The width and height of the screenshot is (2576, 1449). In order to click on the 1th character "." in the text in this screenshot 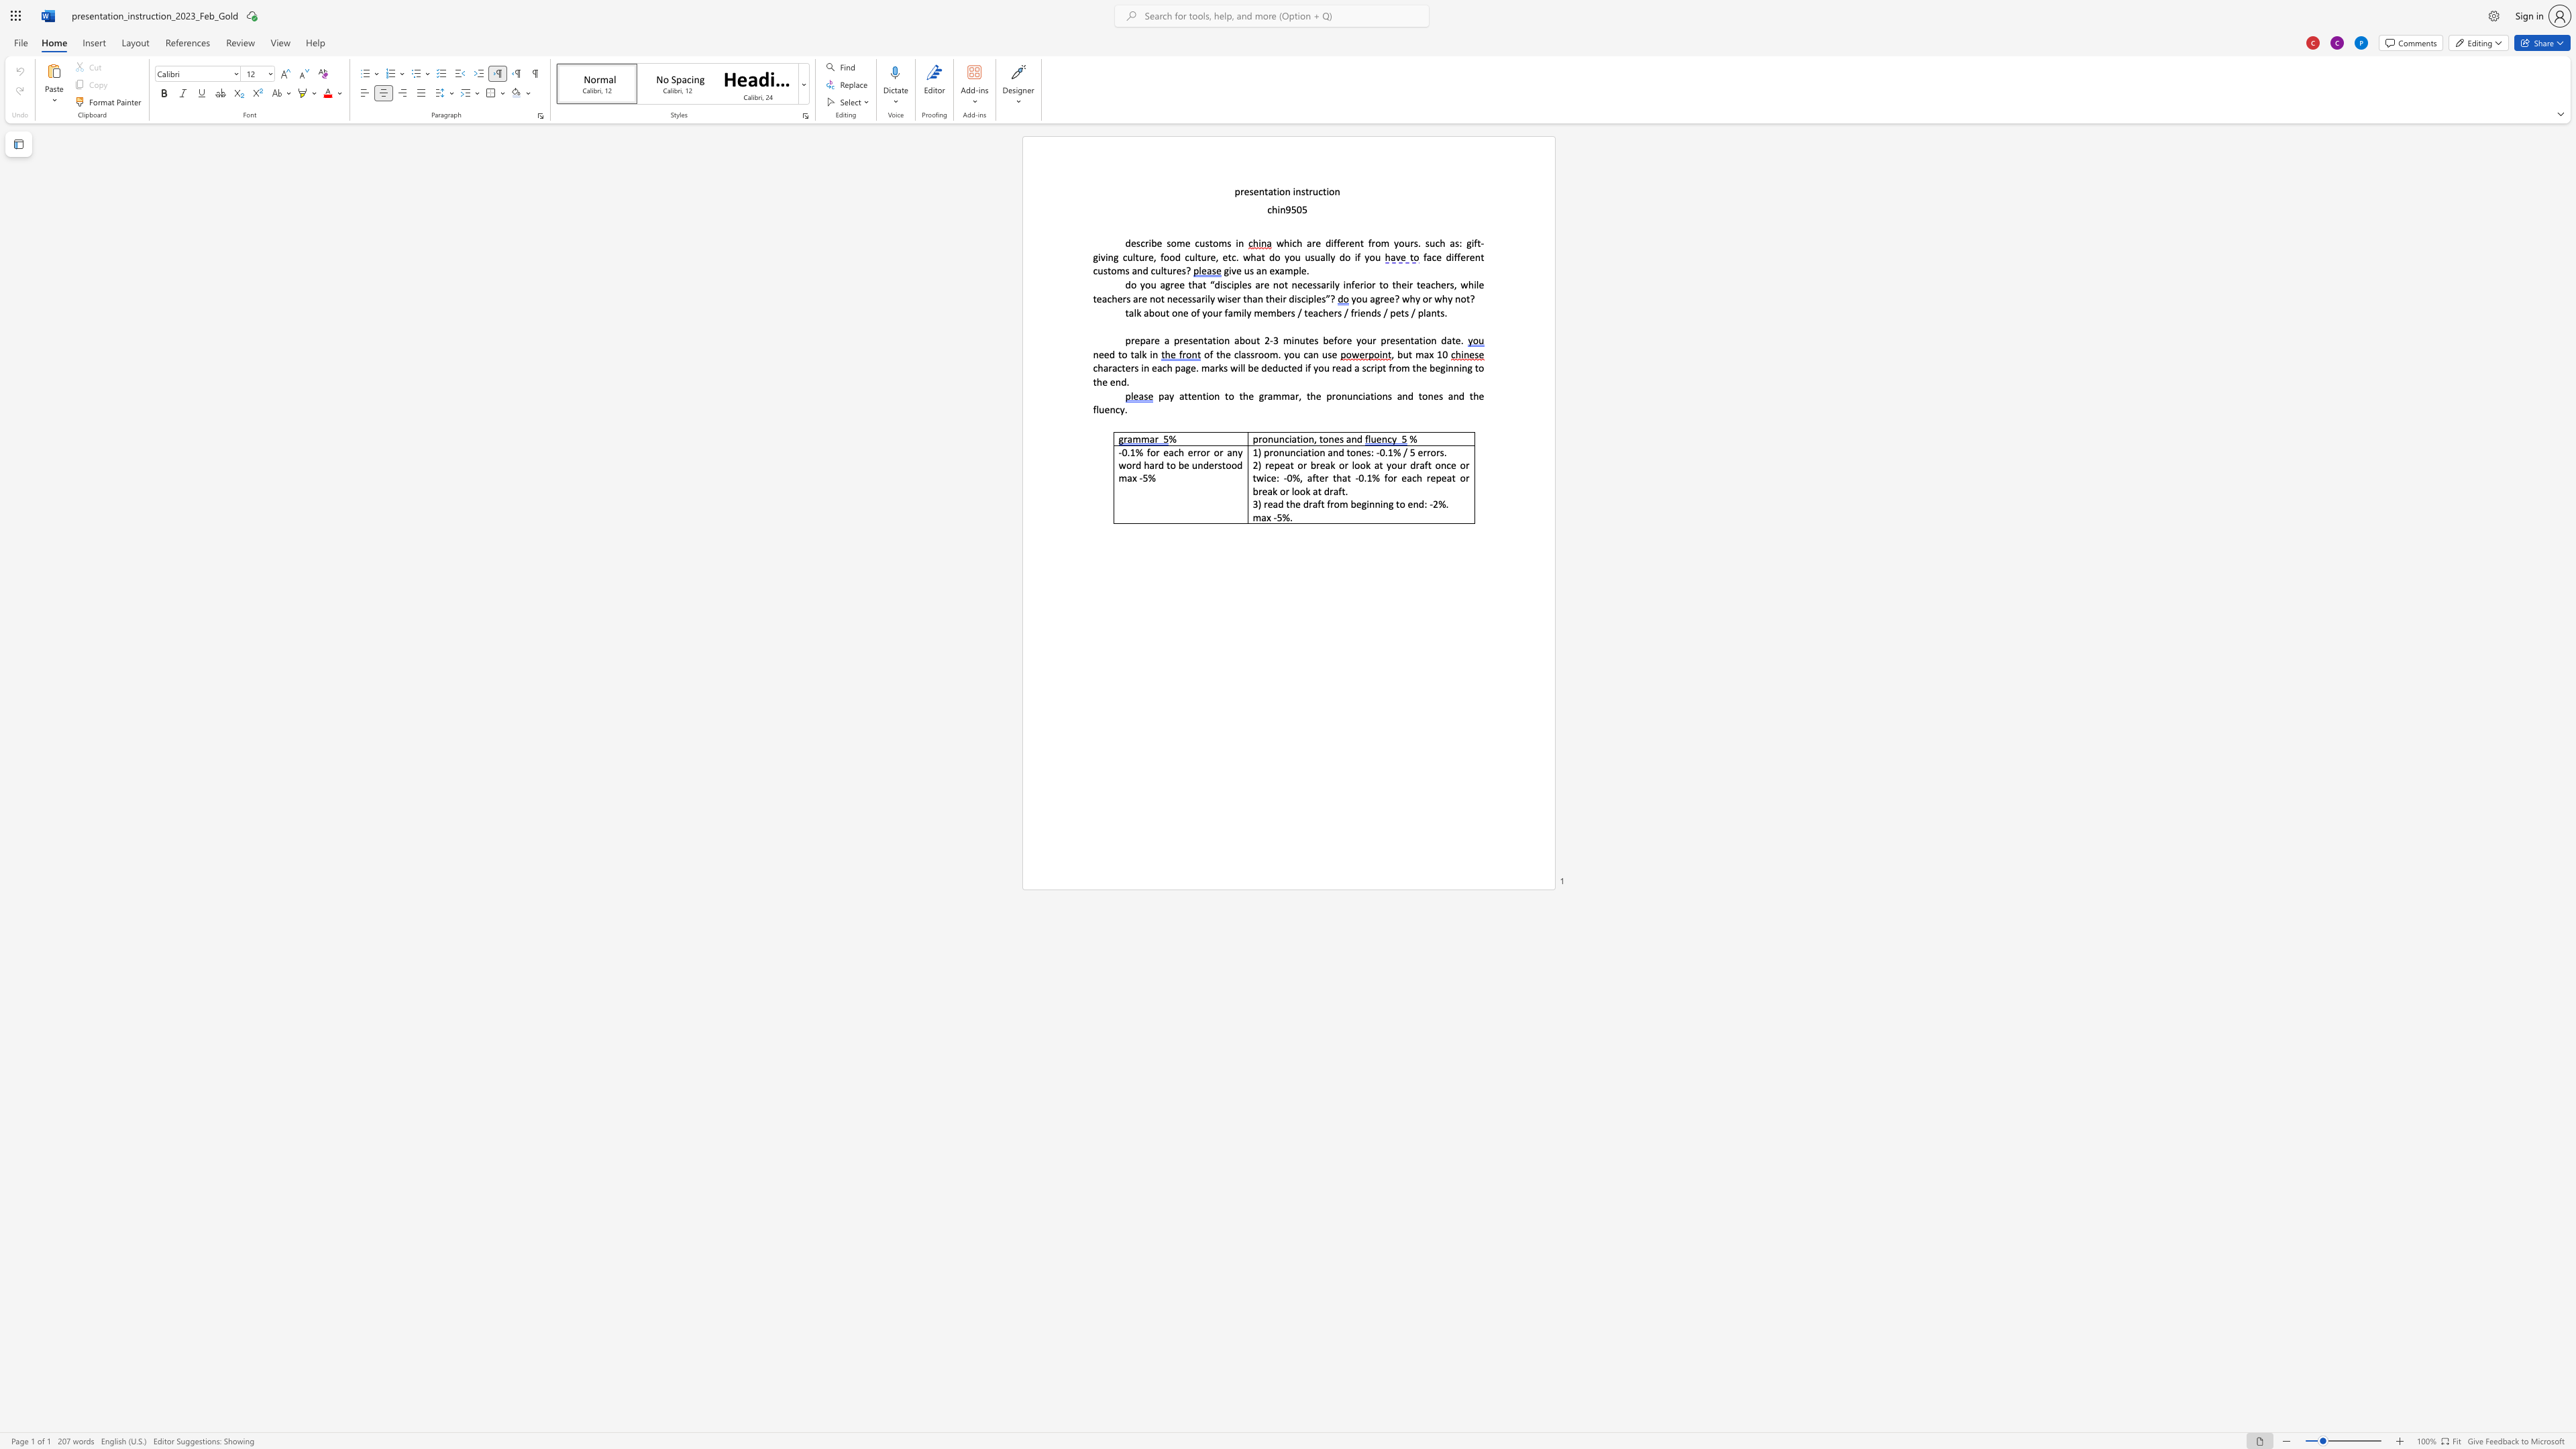, I will do `click(1307, 270)`.